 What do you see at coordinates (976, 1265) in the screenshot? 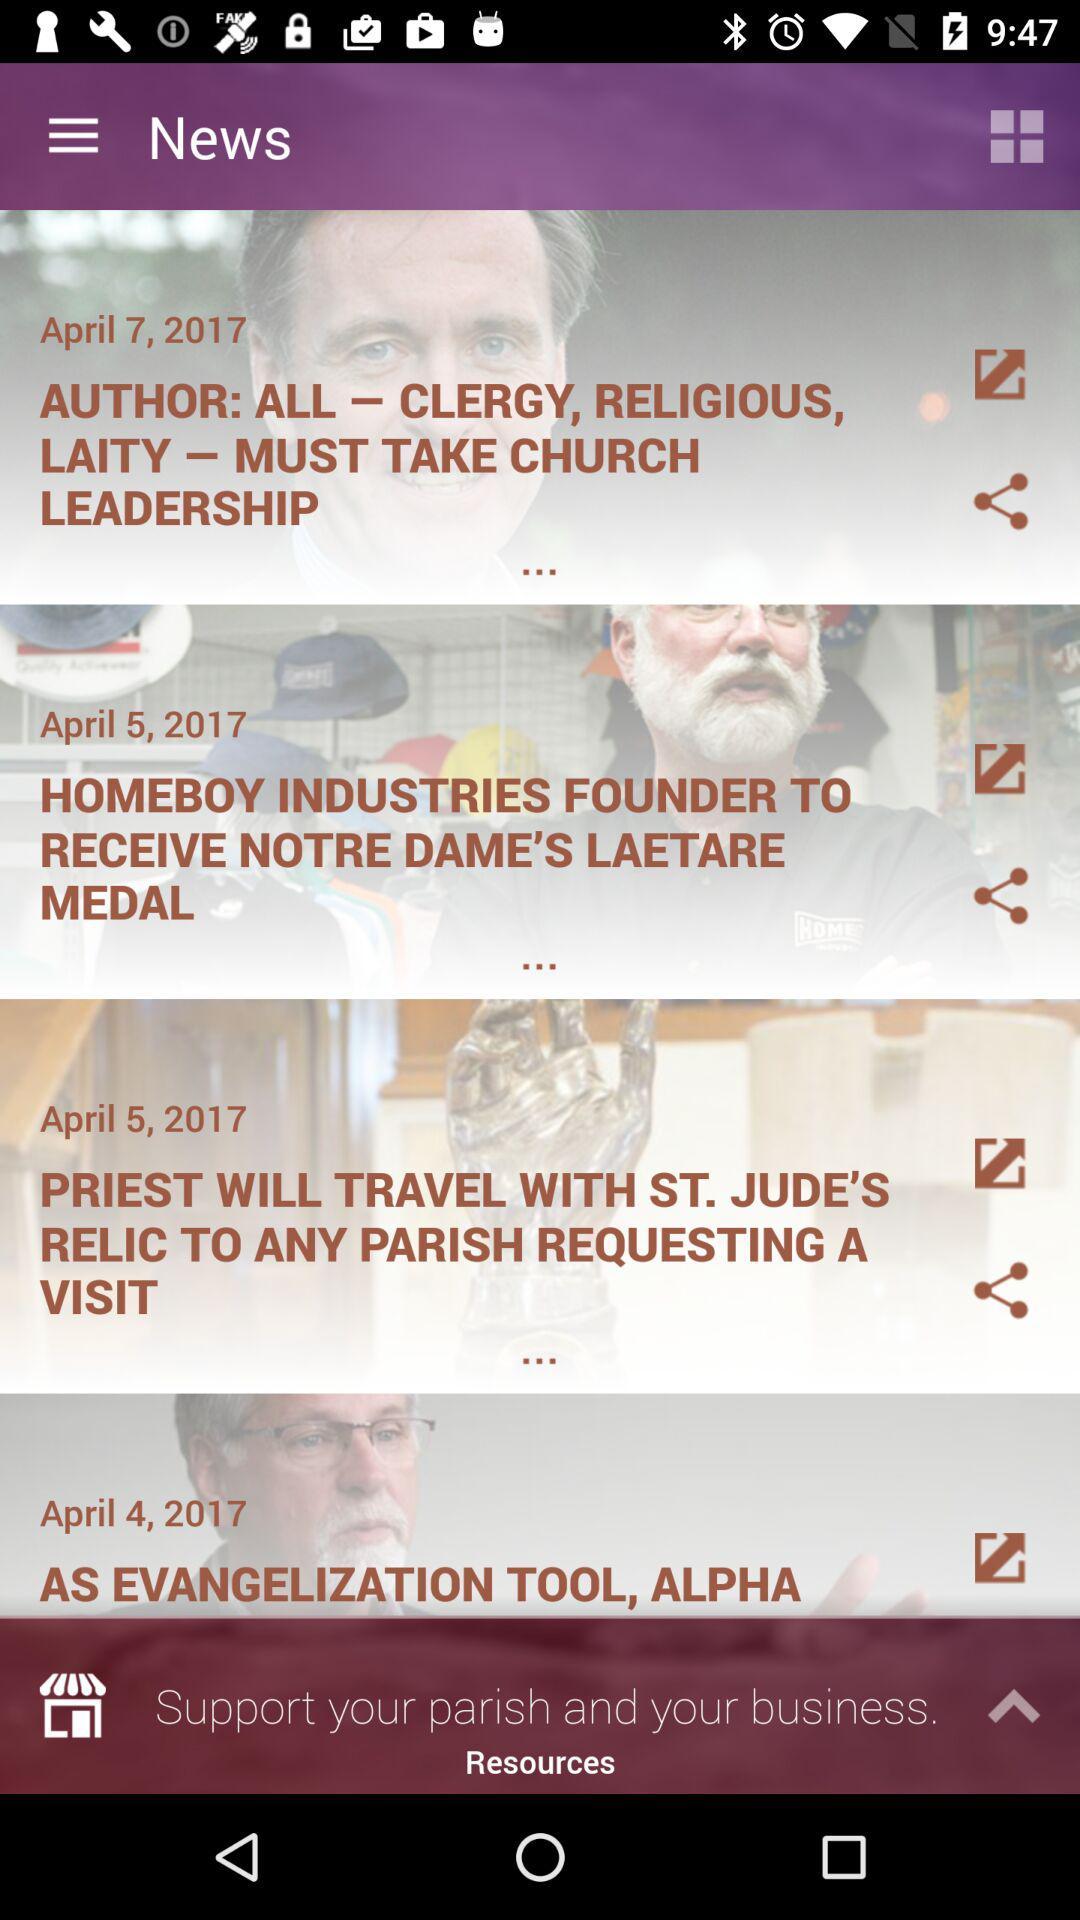
I see `sahre to` at bounding box center [976, 1265].